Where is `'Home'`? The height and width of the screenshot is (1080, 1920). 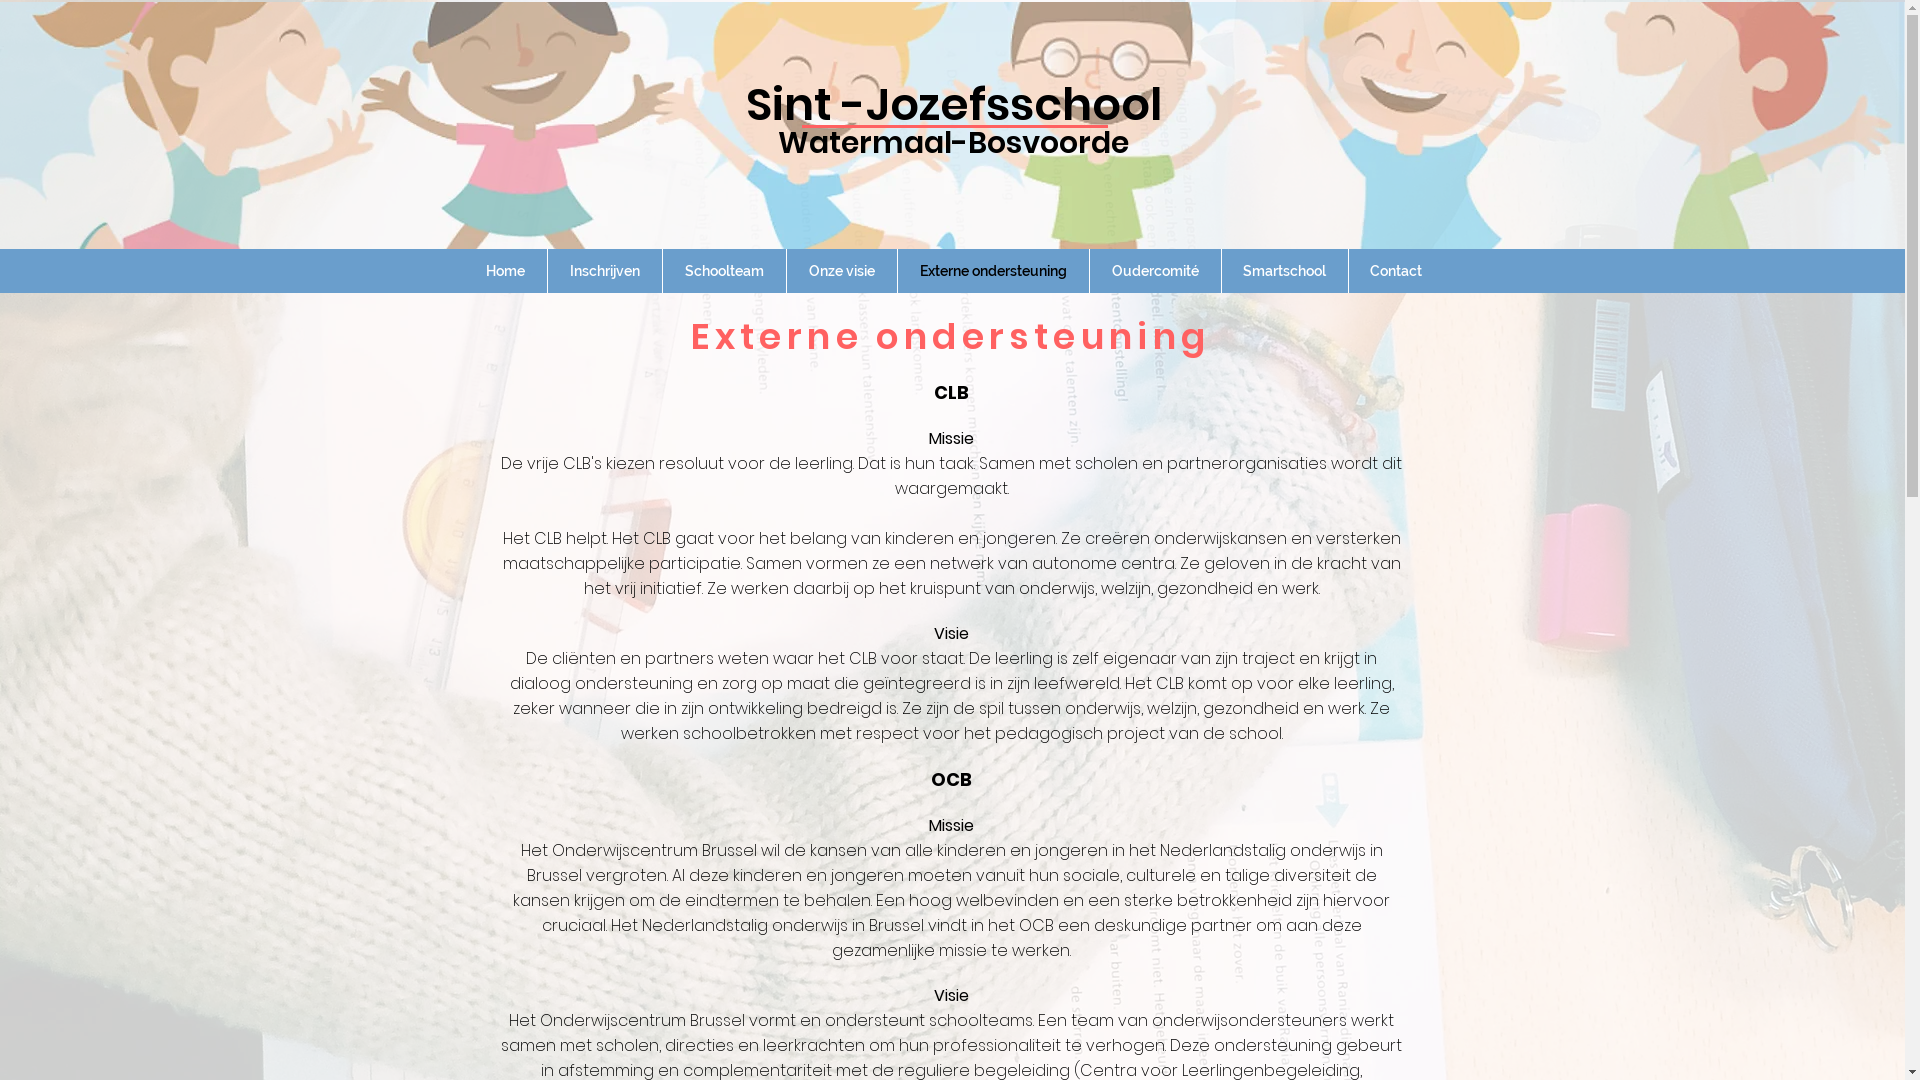
'Home' is located at coordinates (505, 270).